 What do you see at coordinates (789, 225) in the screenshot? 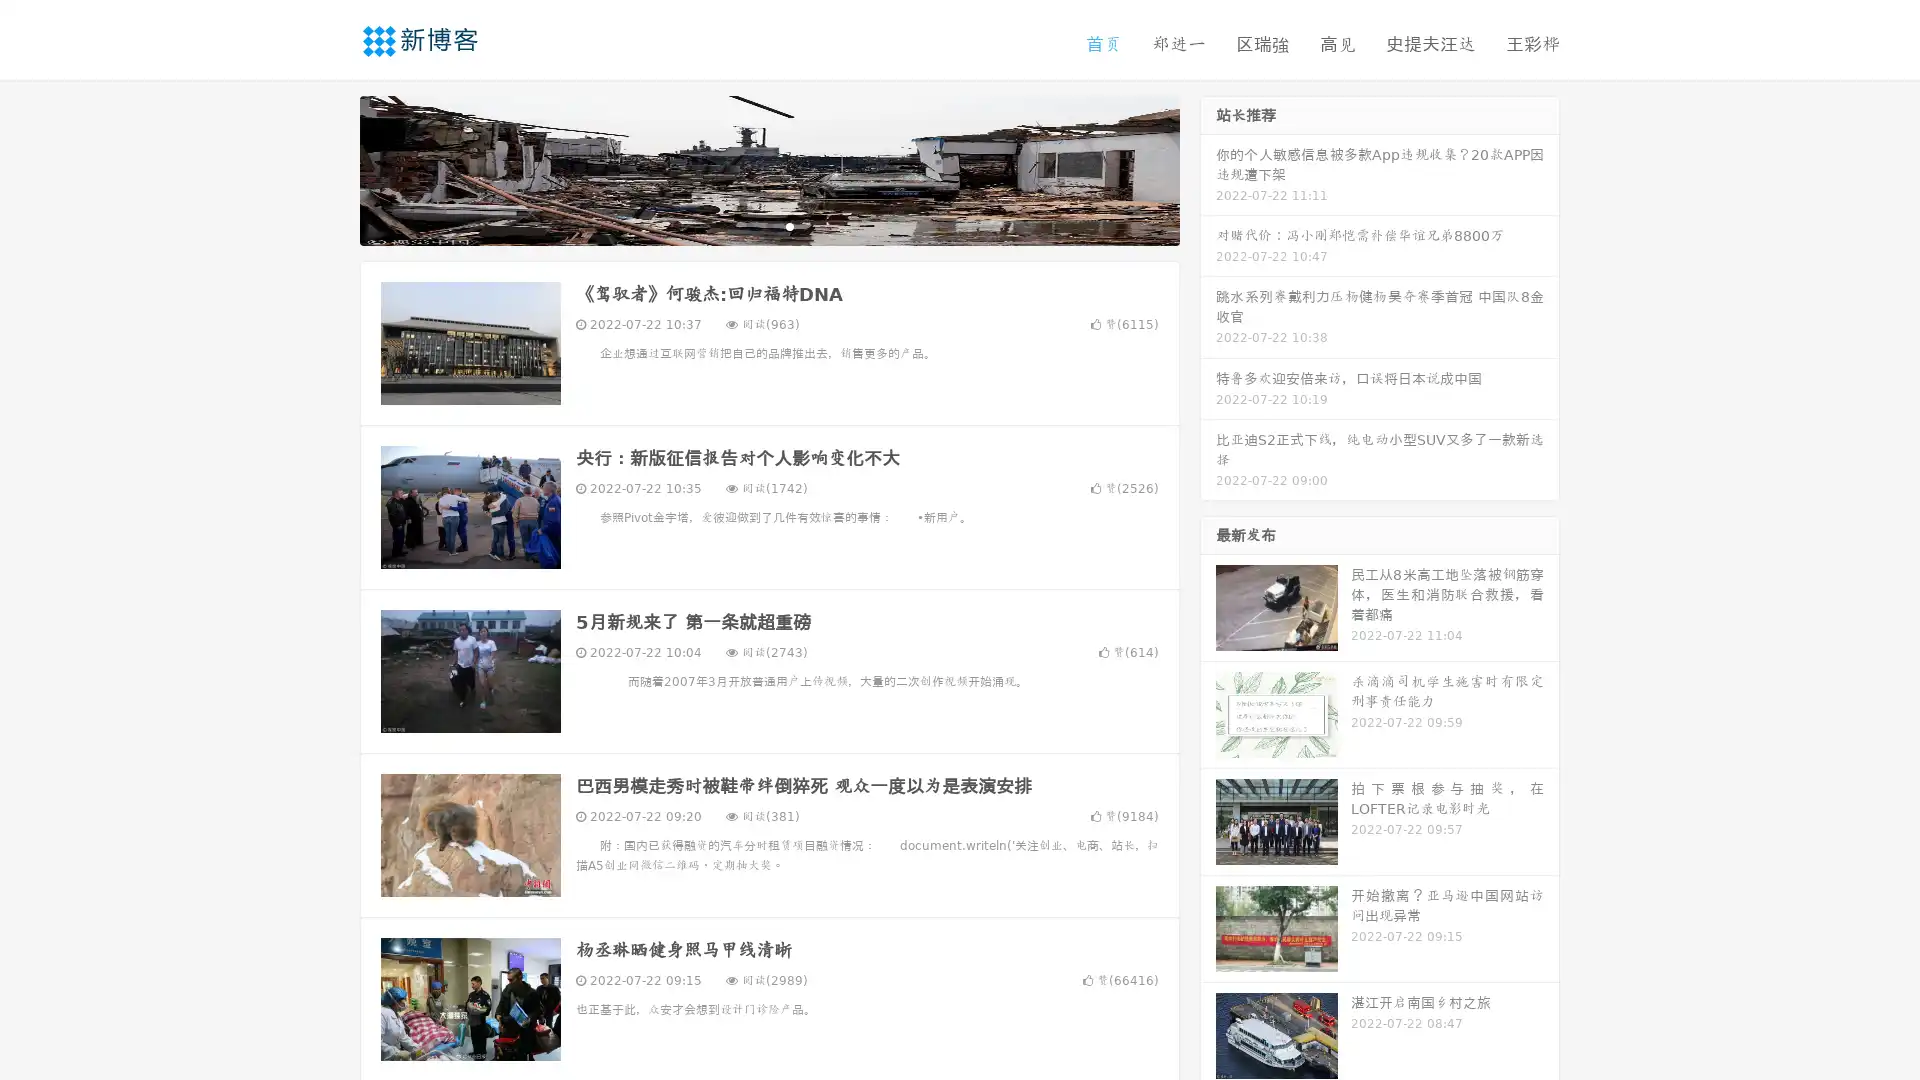
I see `Go to slide 3` at bounding box center [789, 225].